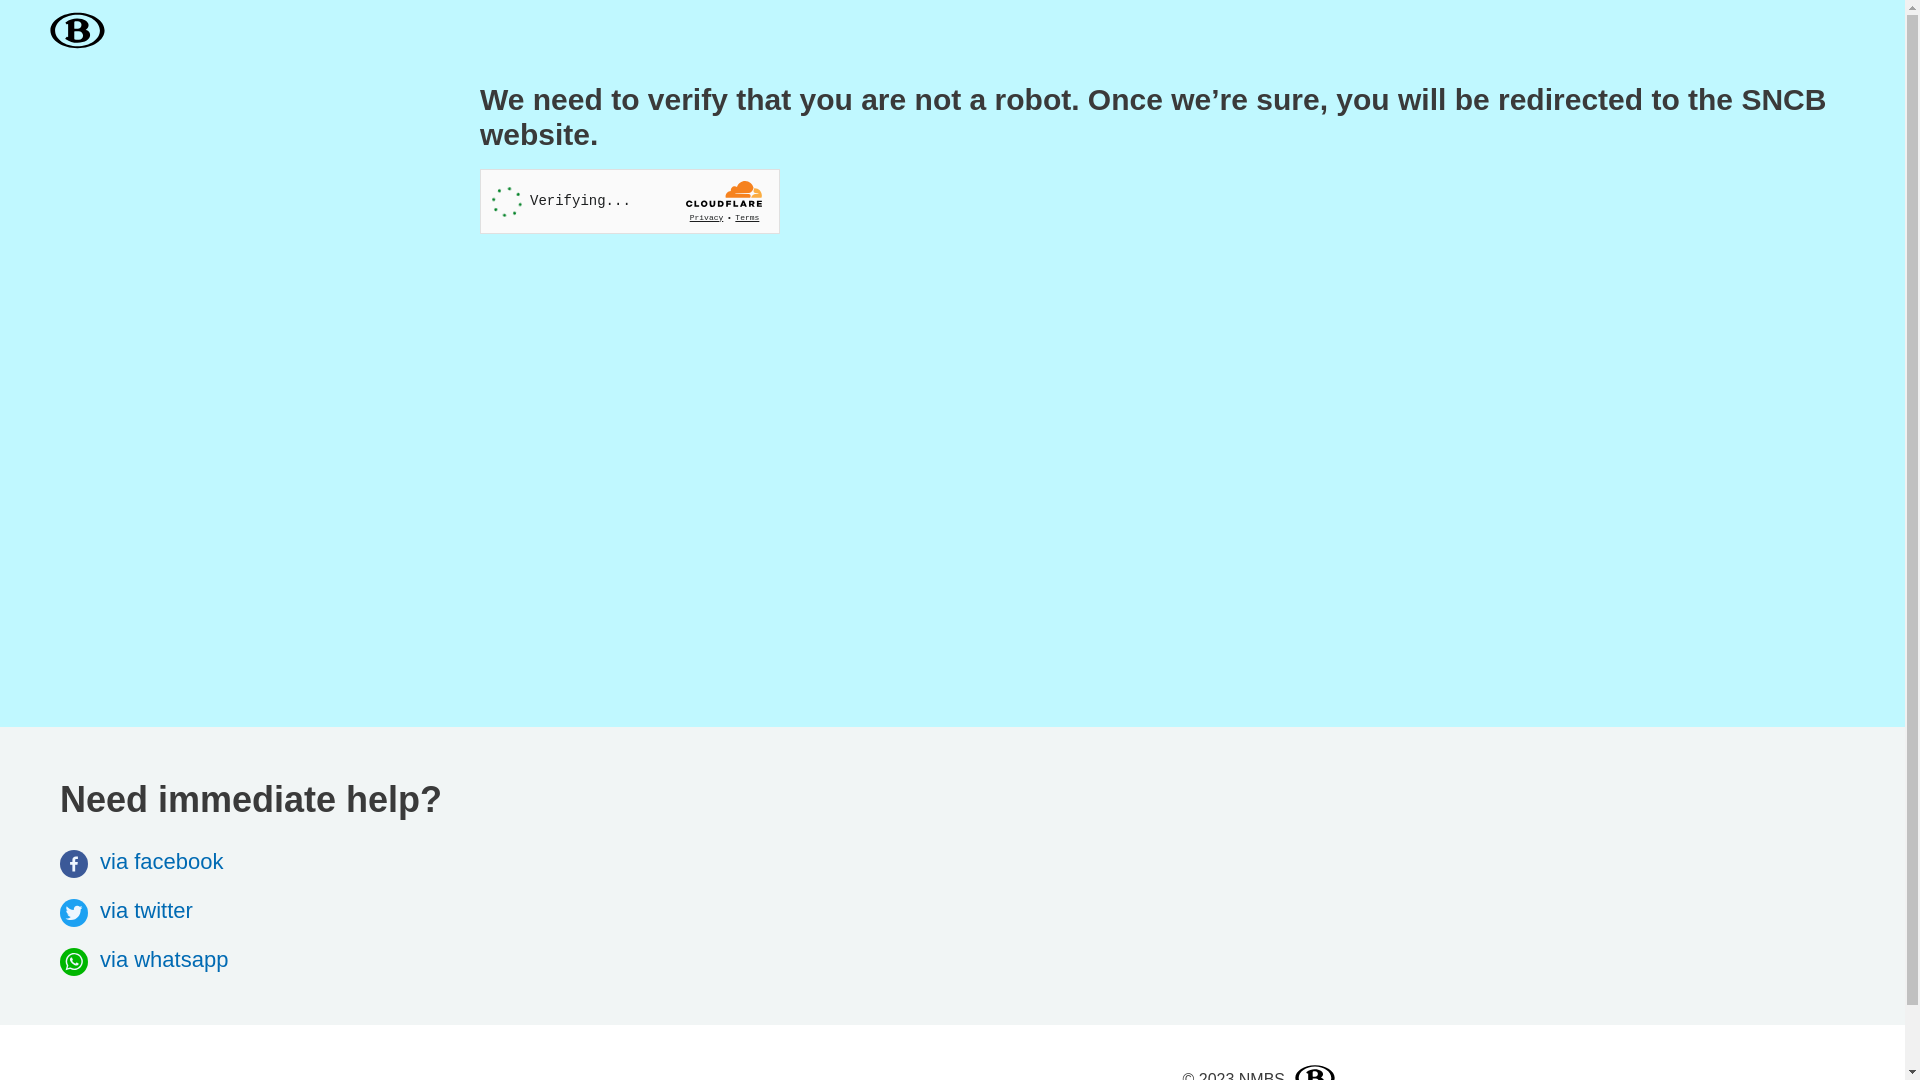 Image resolution: width=1920 pixels, height=1080 pixels. I want to click on 'via facebook', so click(141, 860).